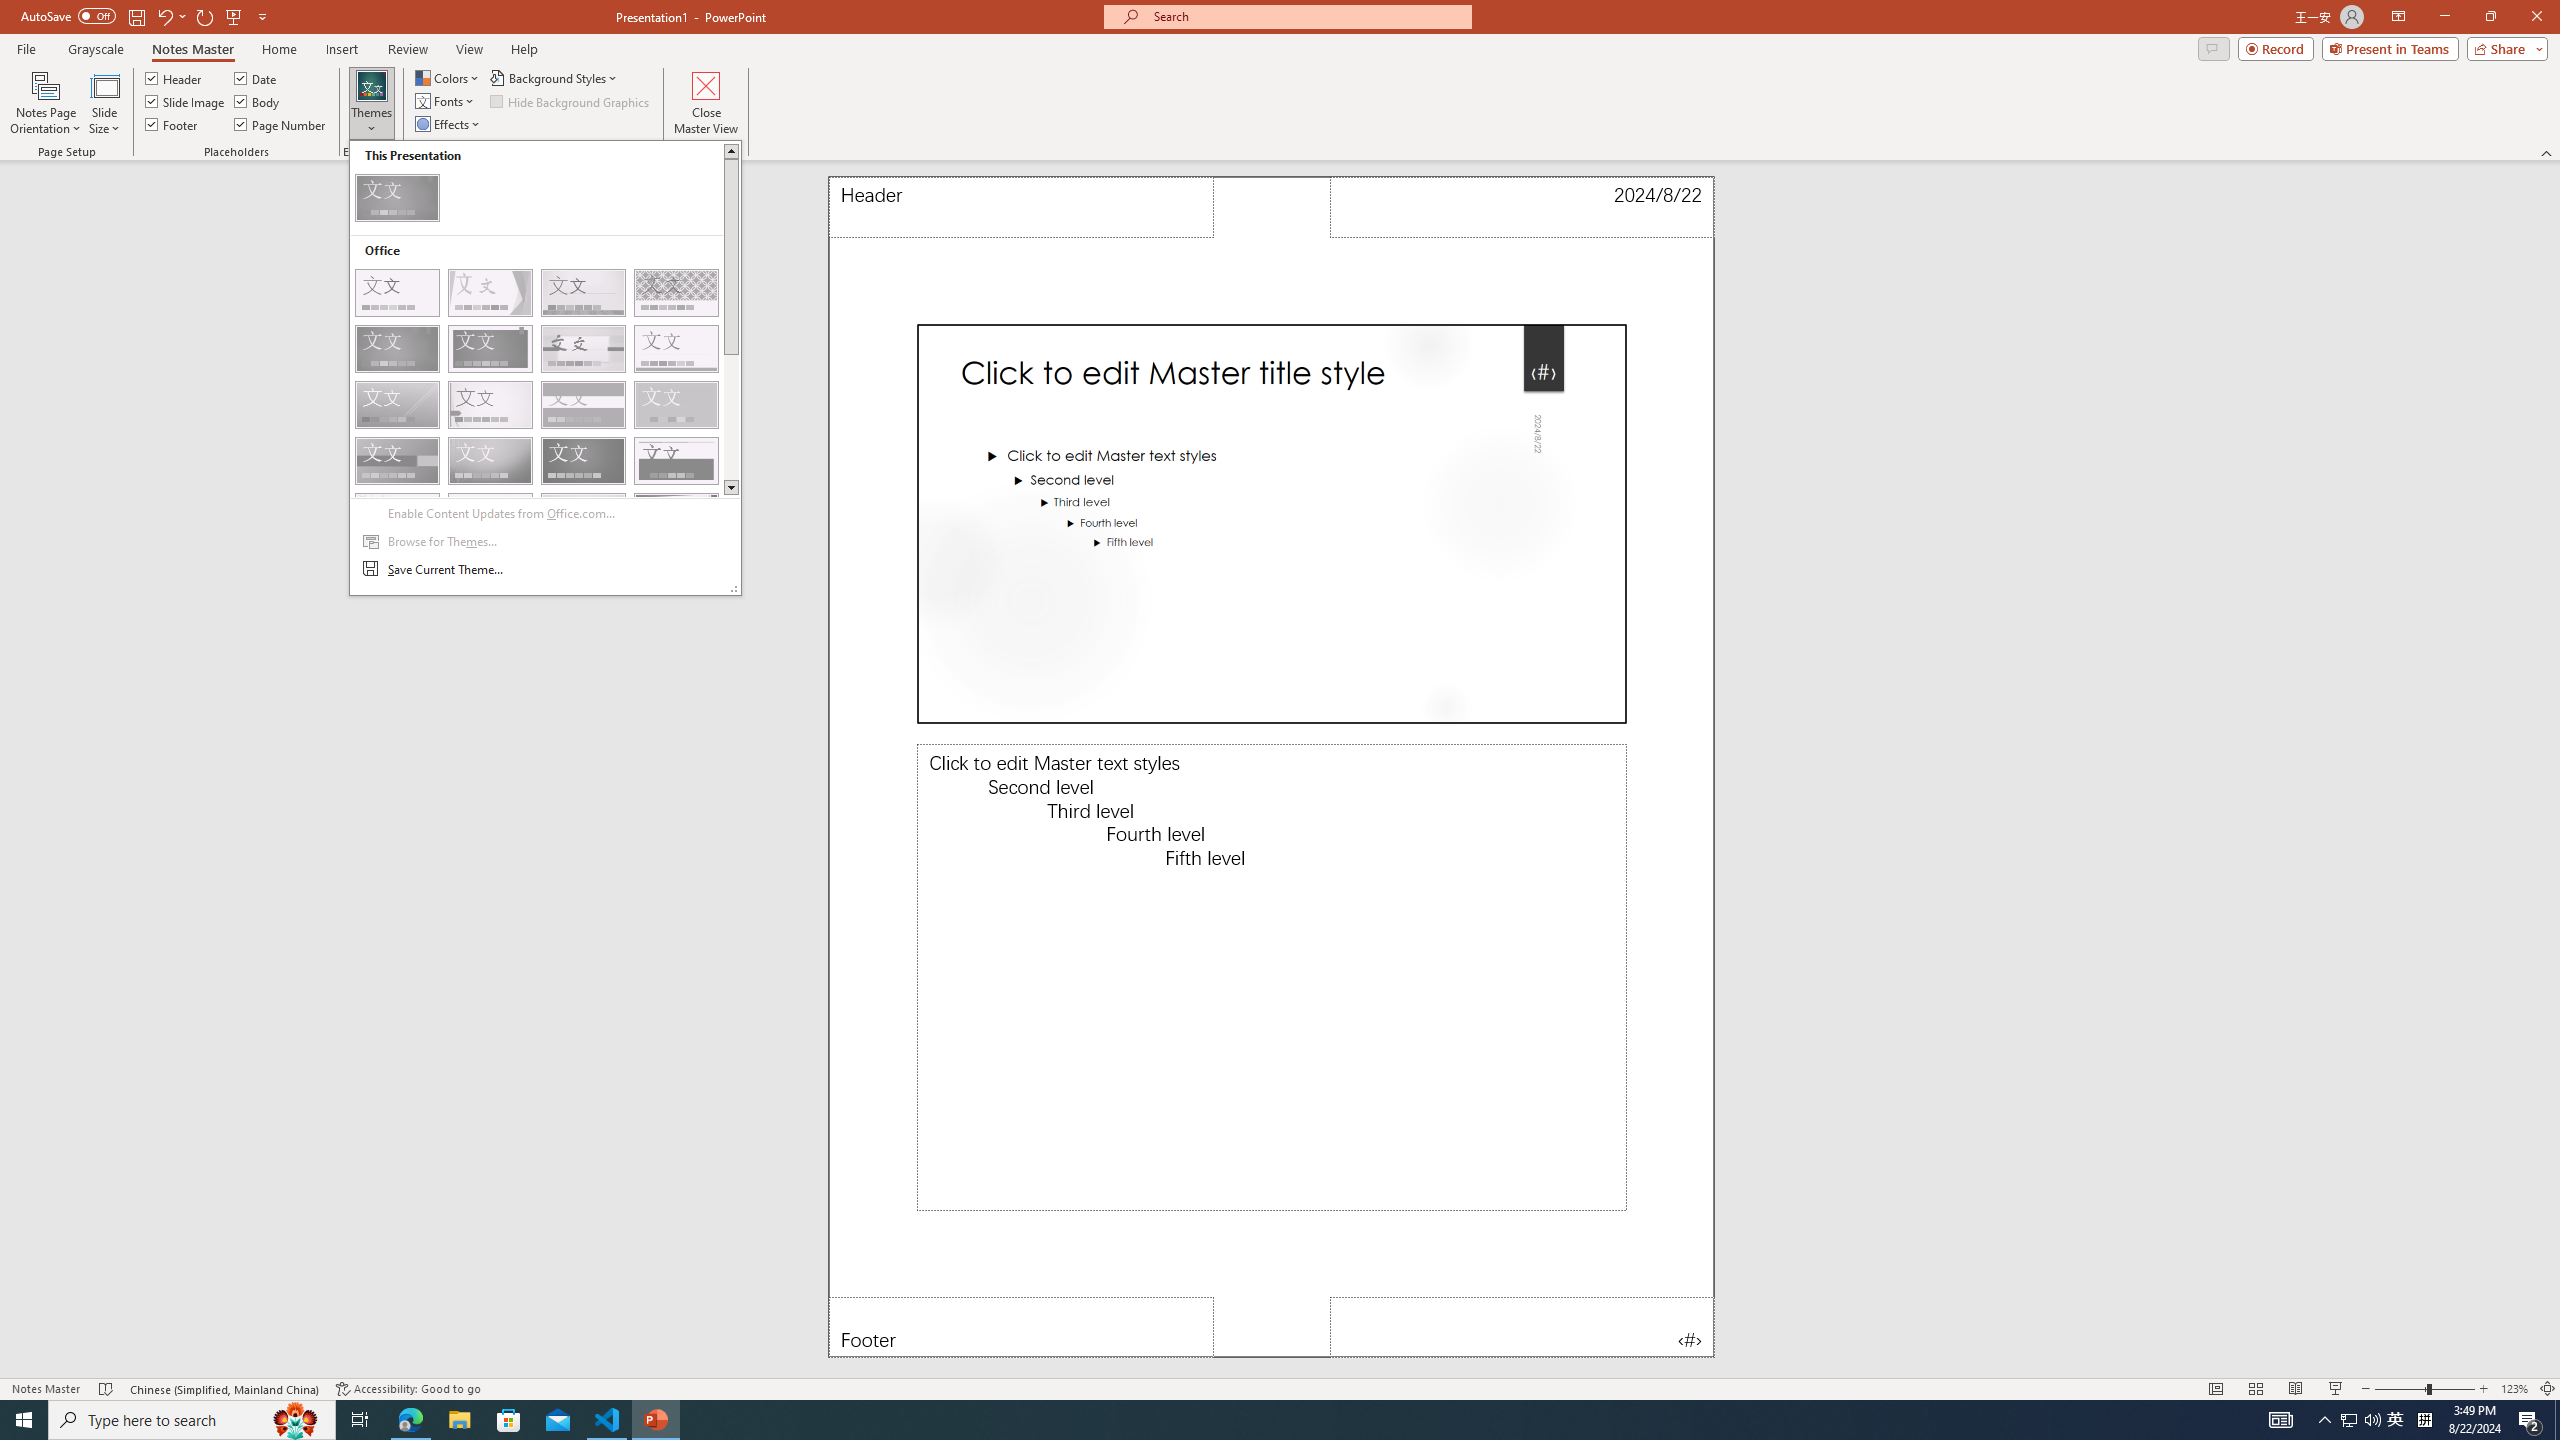  Describe the element at coordinates (103, 103) in the screenshot. I see `'Slide Size'` at that location.